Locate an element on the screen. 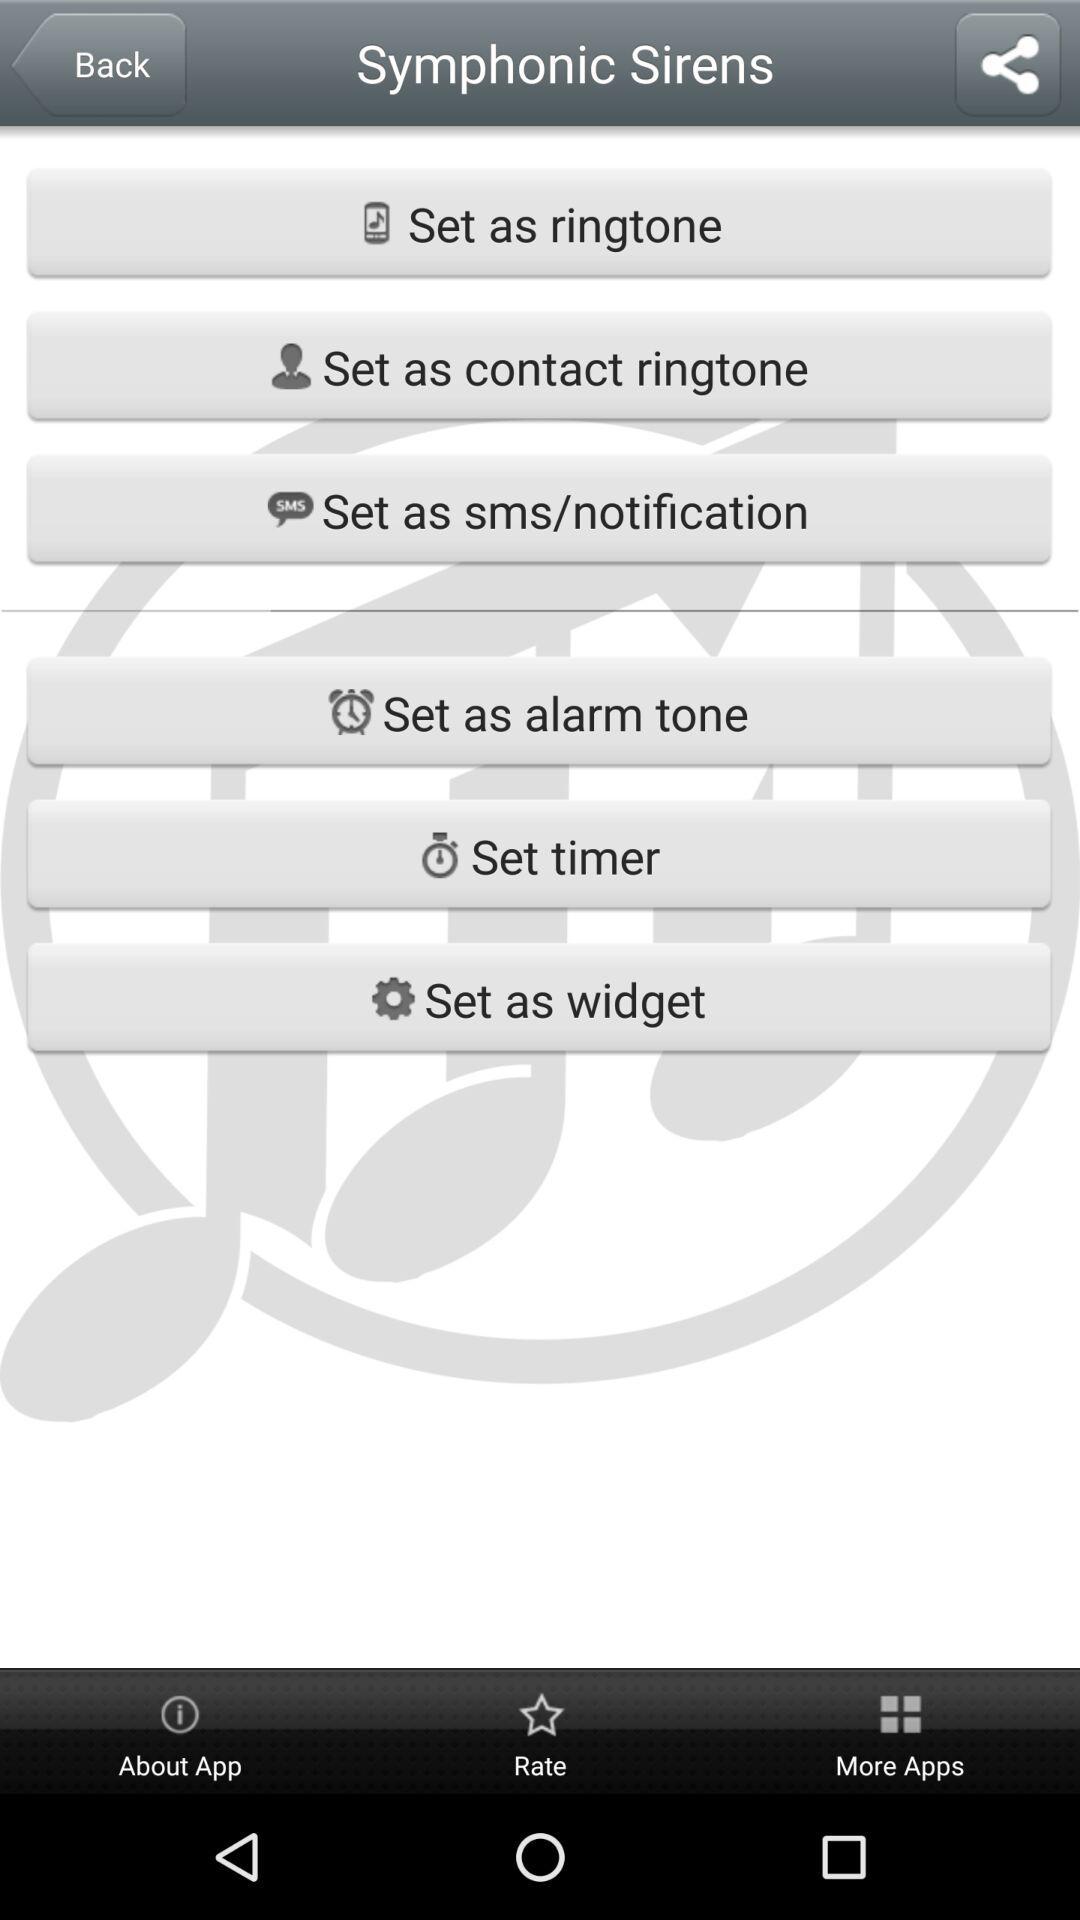 The image size is (1080, 1920). the icon left to set as alarm tone is located at coordinates (350, 711).